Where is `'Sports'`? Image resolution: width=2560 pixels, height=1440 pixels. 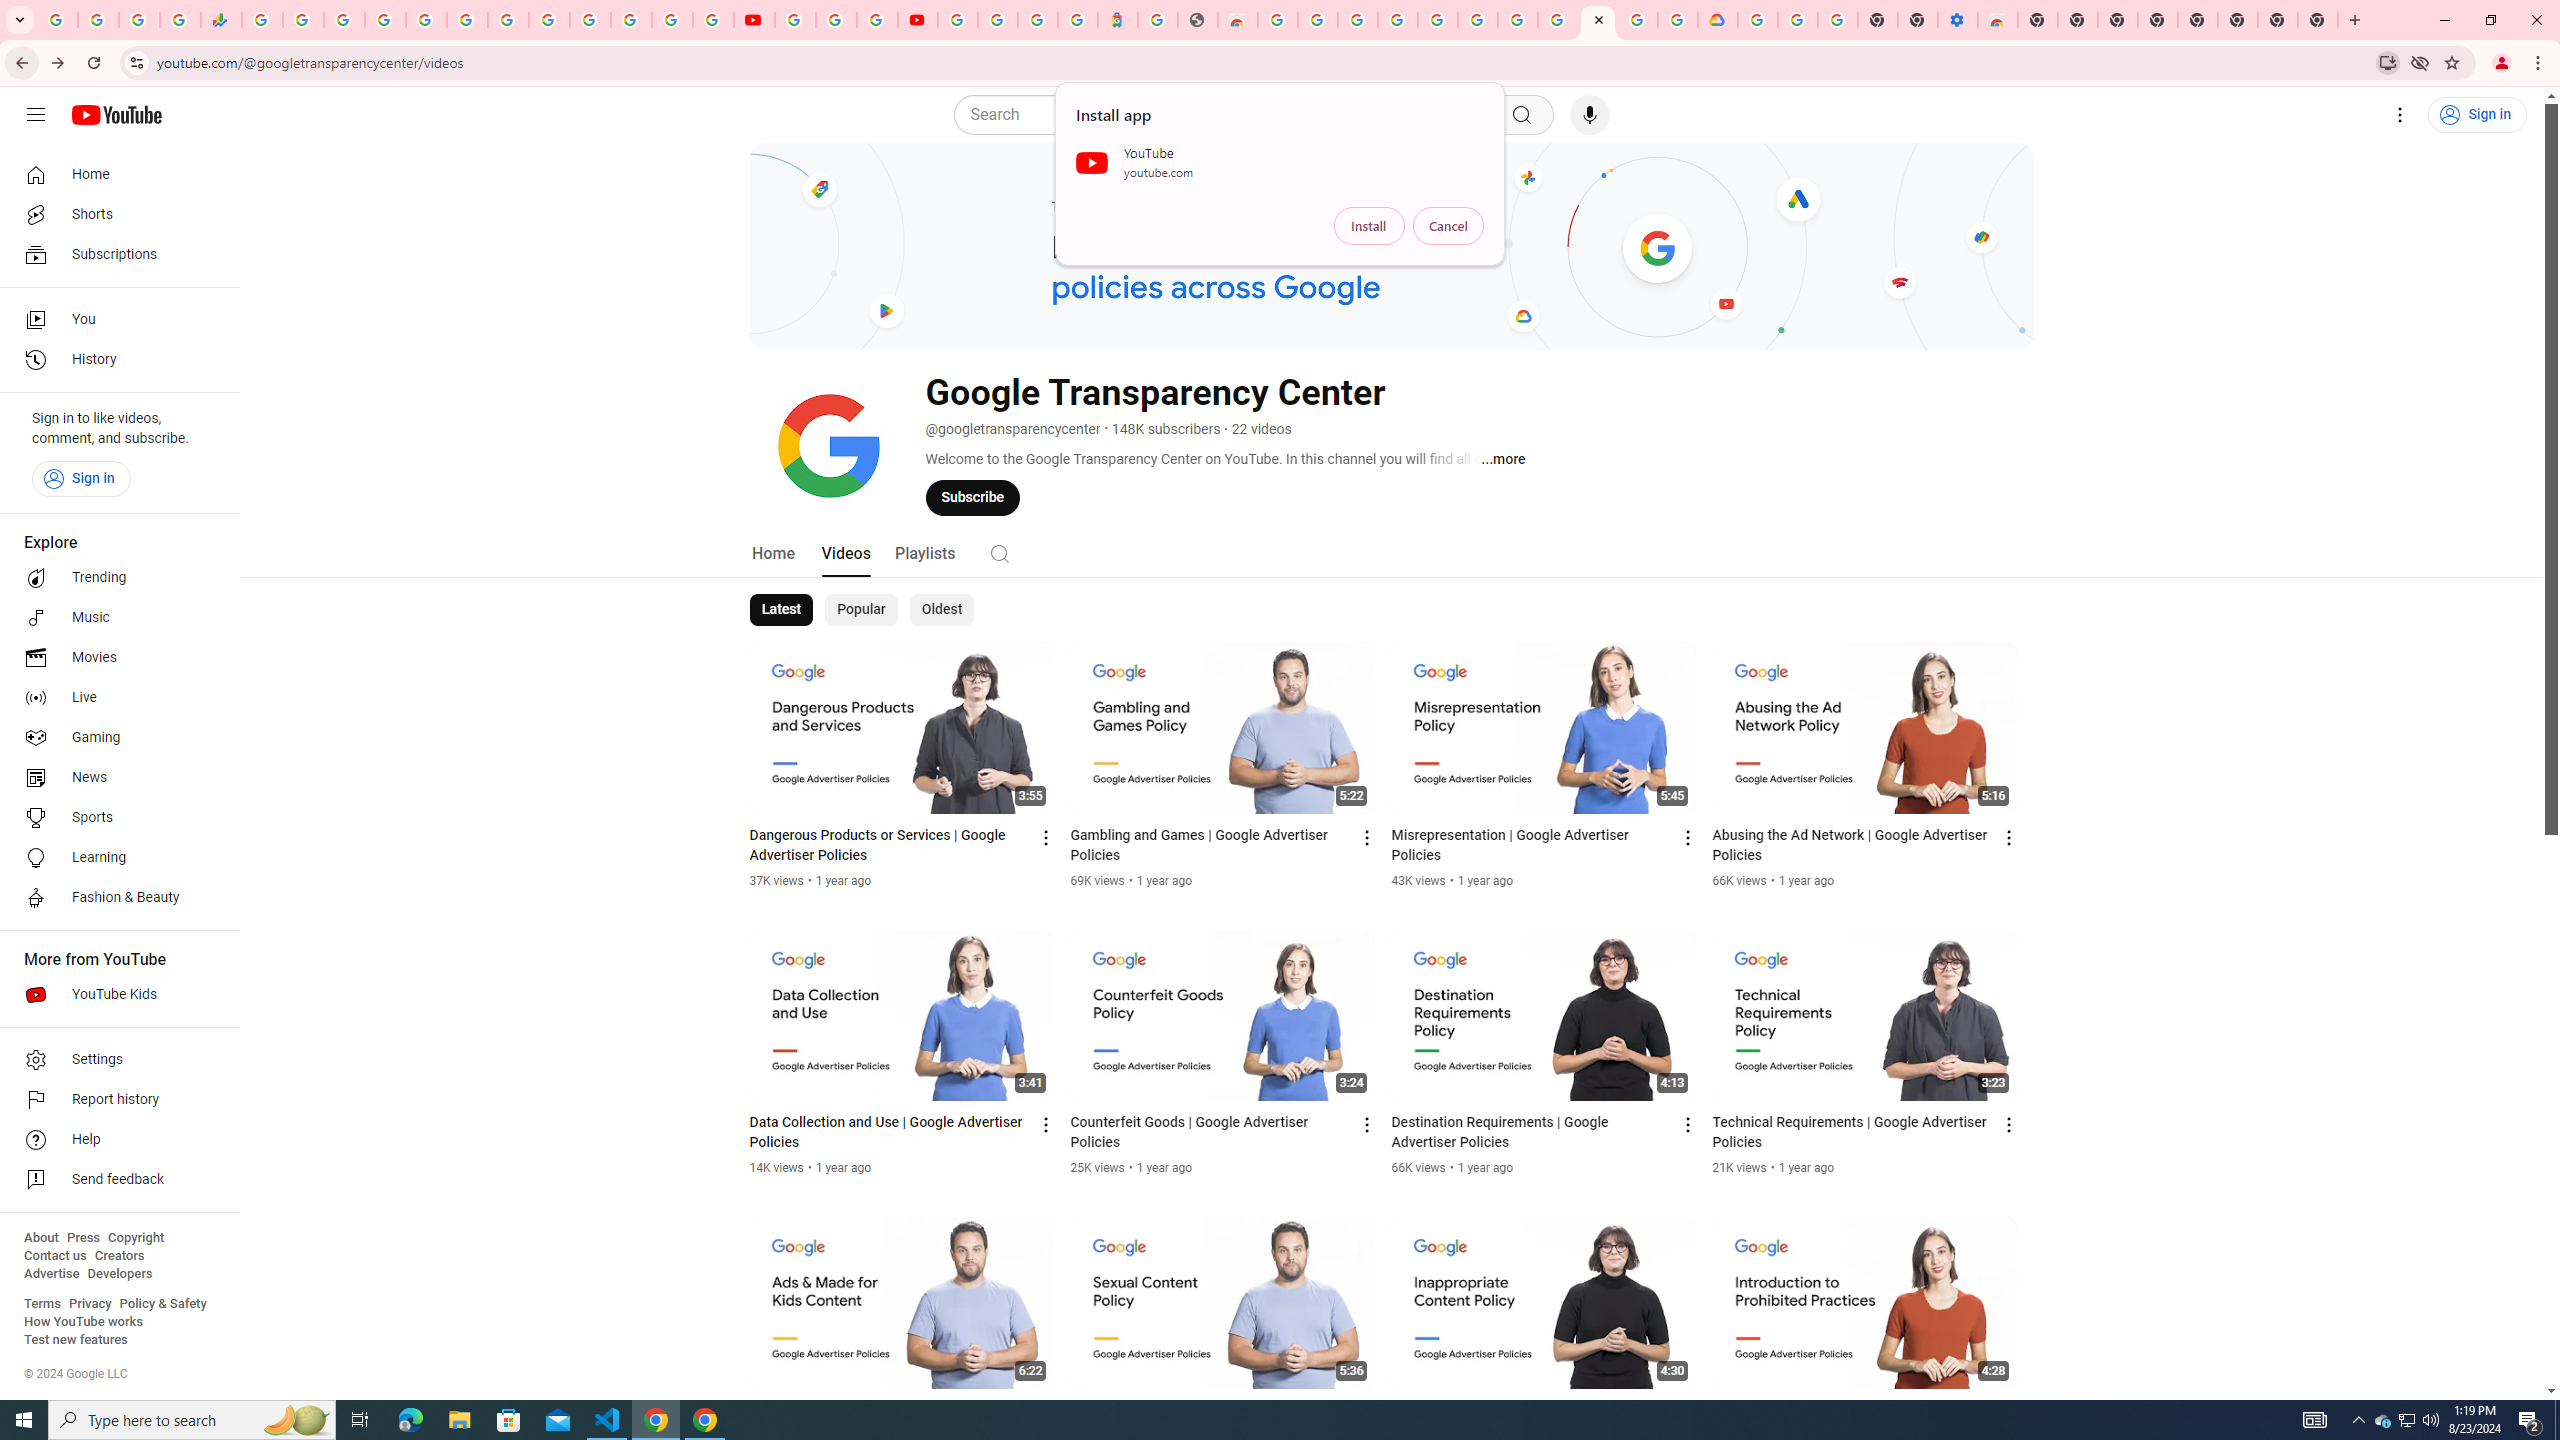 'Sports' is located at coordinates (113, 816).